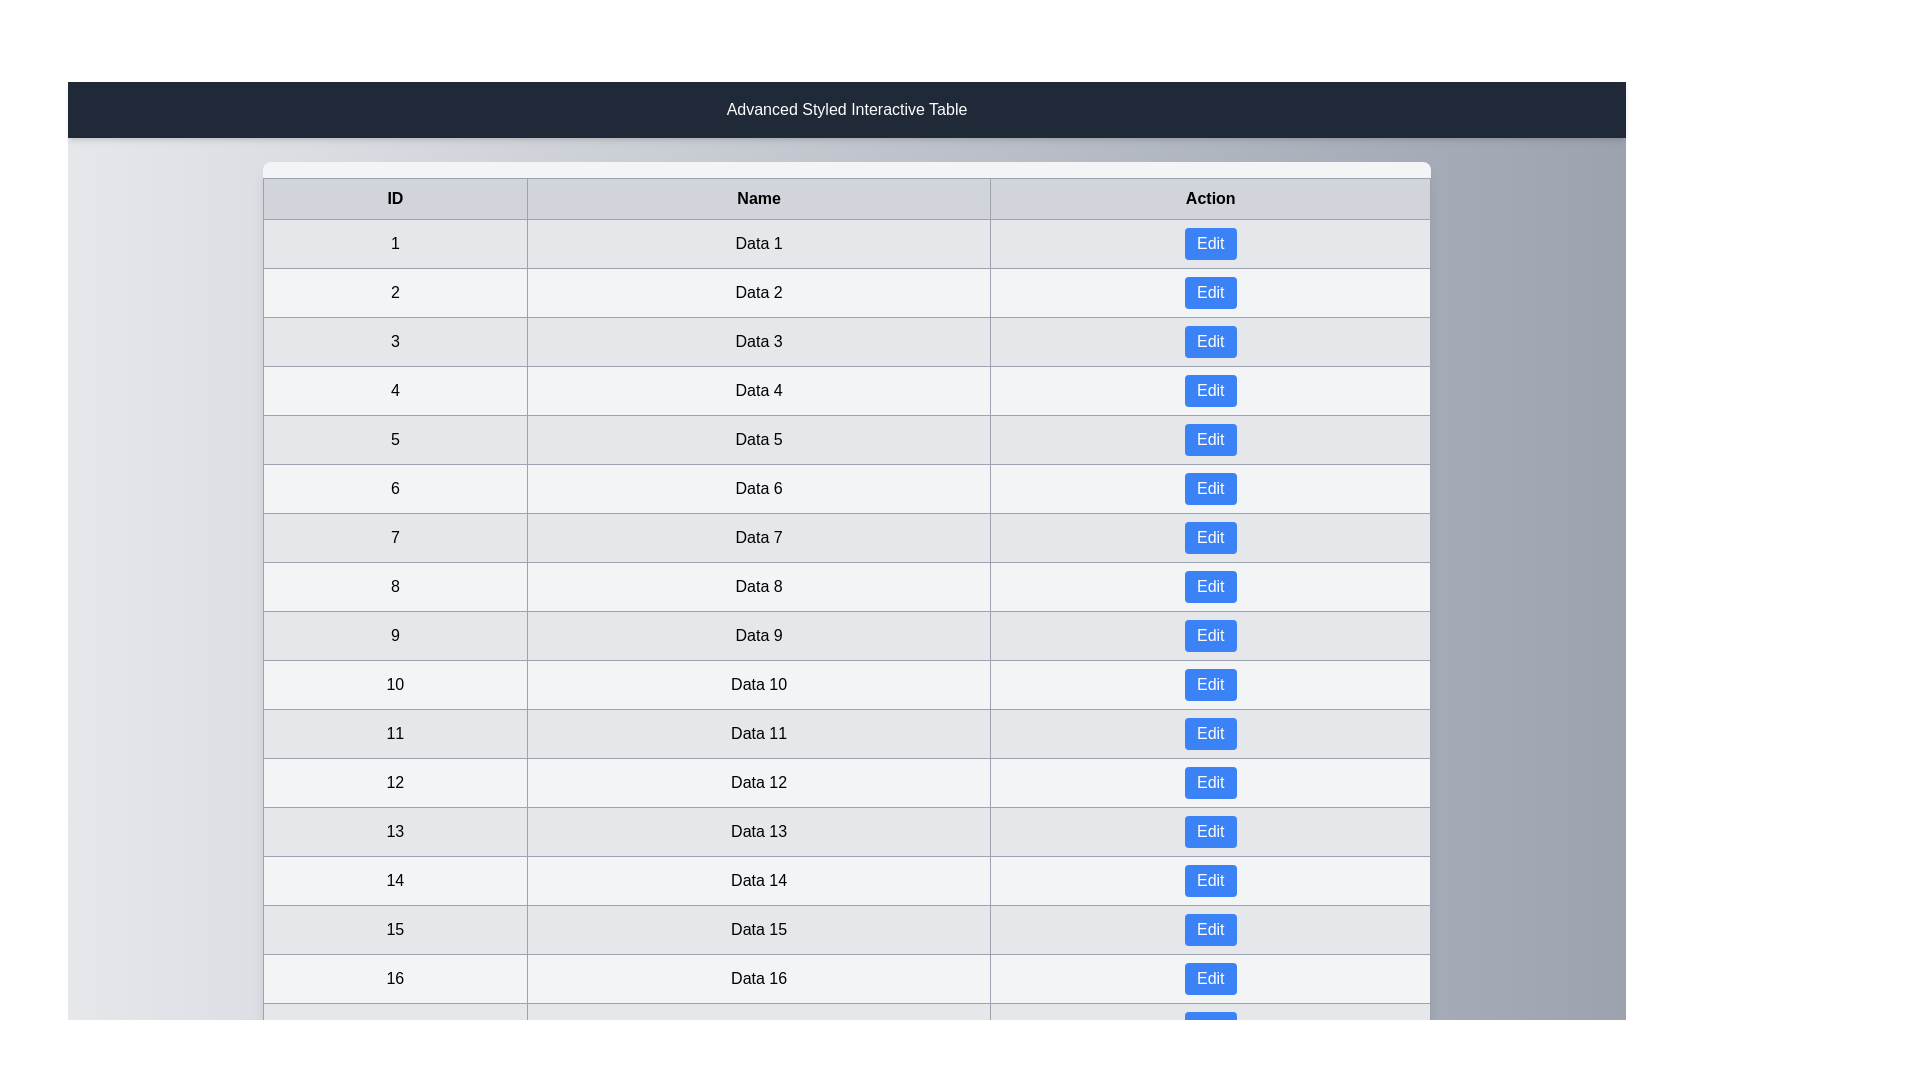 This screenshot has width=1920, height=1080. Describe the element at coordinates (1209, 199) in the screenshot. I see `the column header Action to sort the table` at that location.